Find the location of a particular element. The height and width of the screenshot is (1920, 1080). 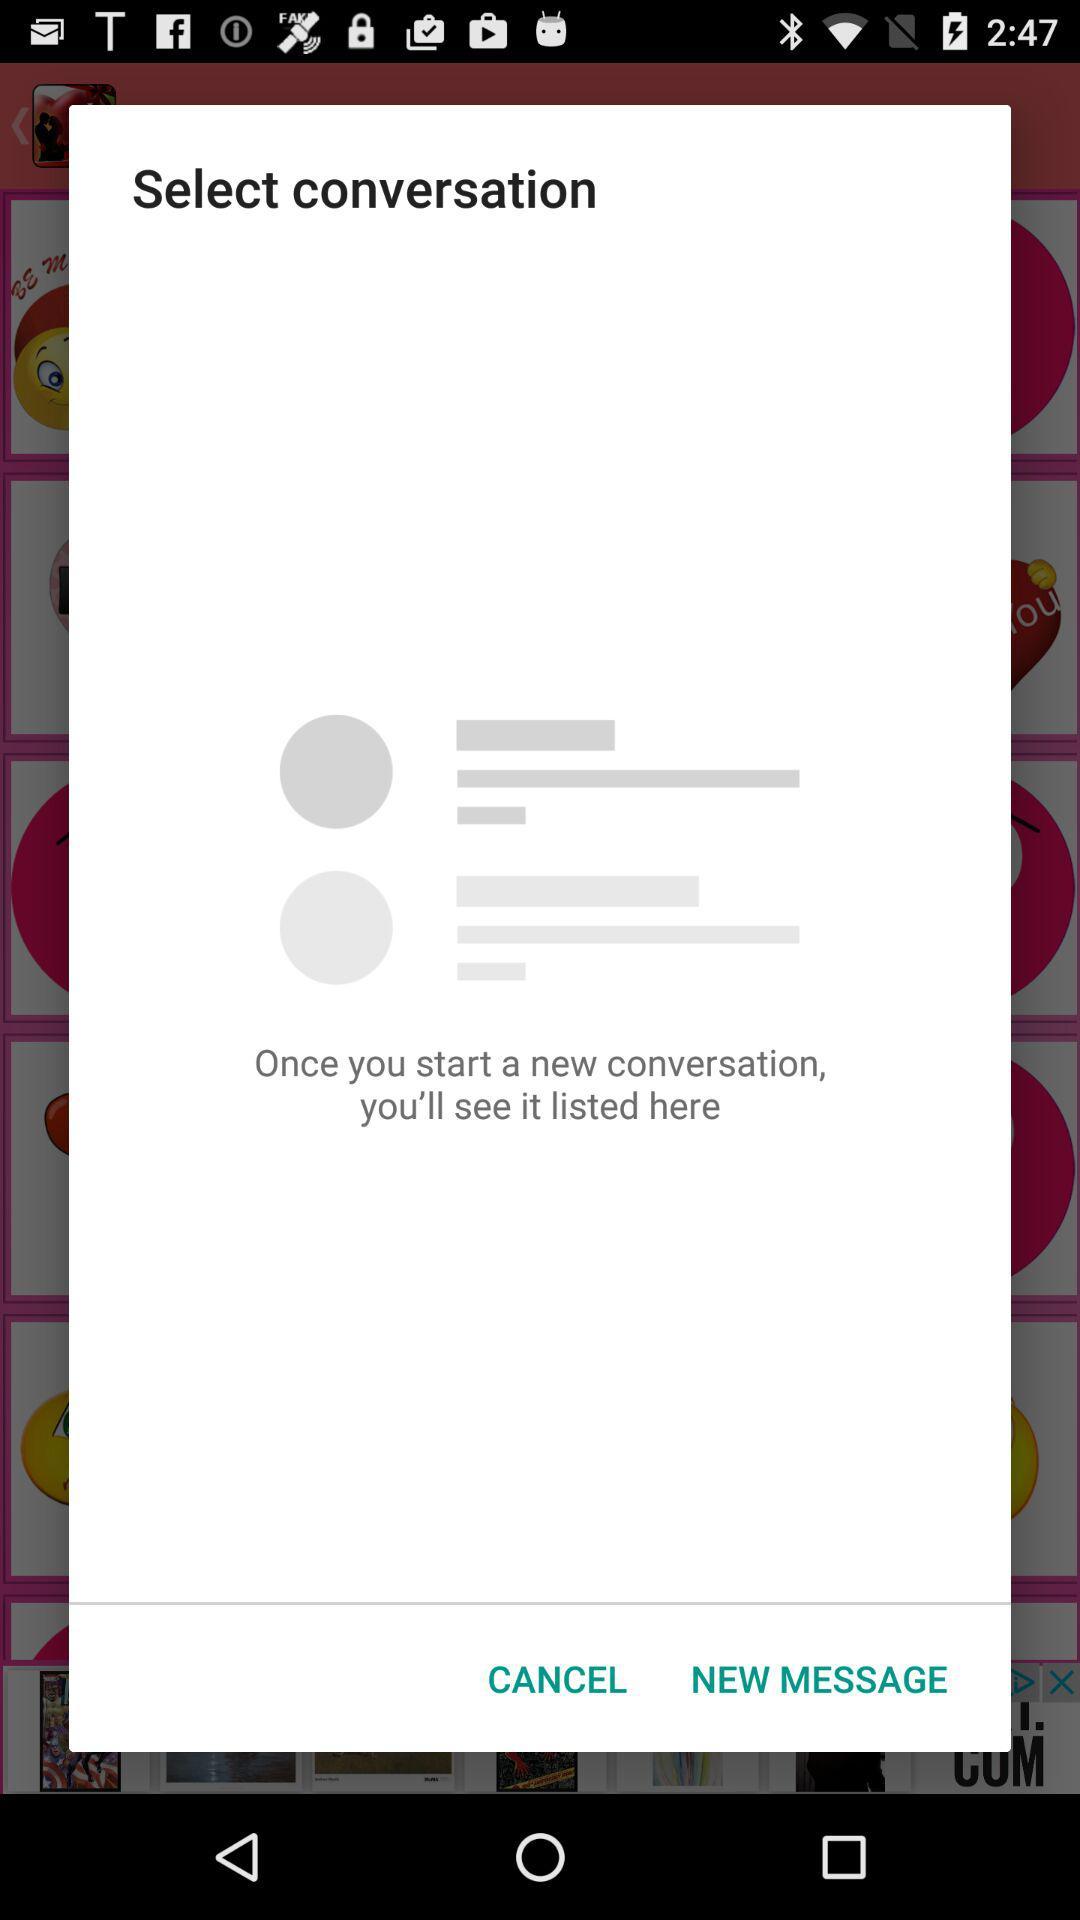

button next to the cancel icon is located at coordinates (819, 1678).